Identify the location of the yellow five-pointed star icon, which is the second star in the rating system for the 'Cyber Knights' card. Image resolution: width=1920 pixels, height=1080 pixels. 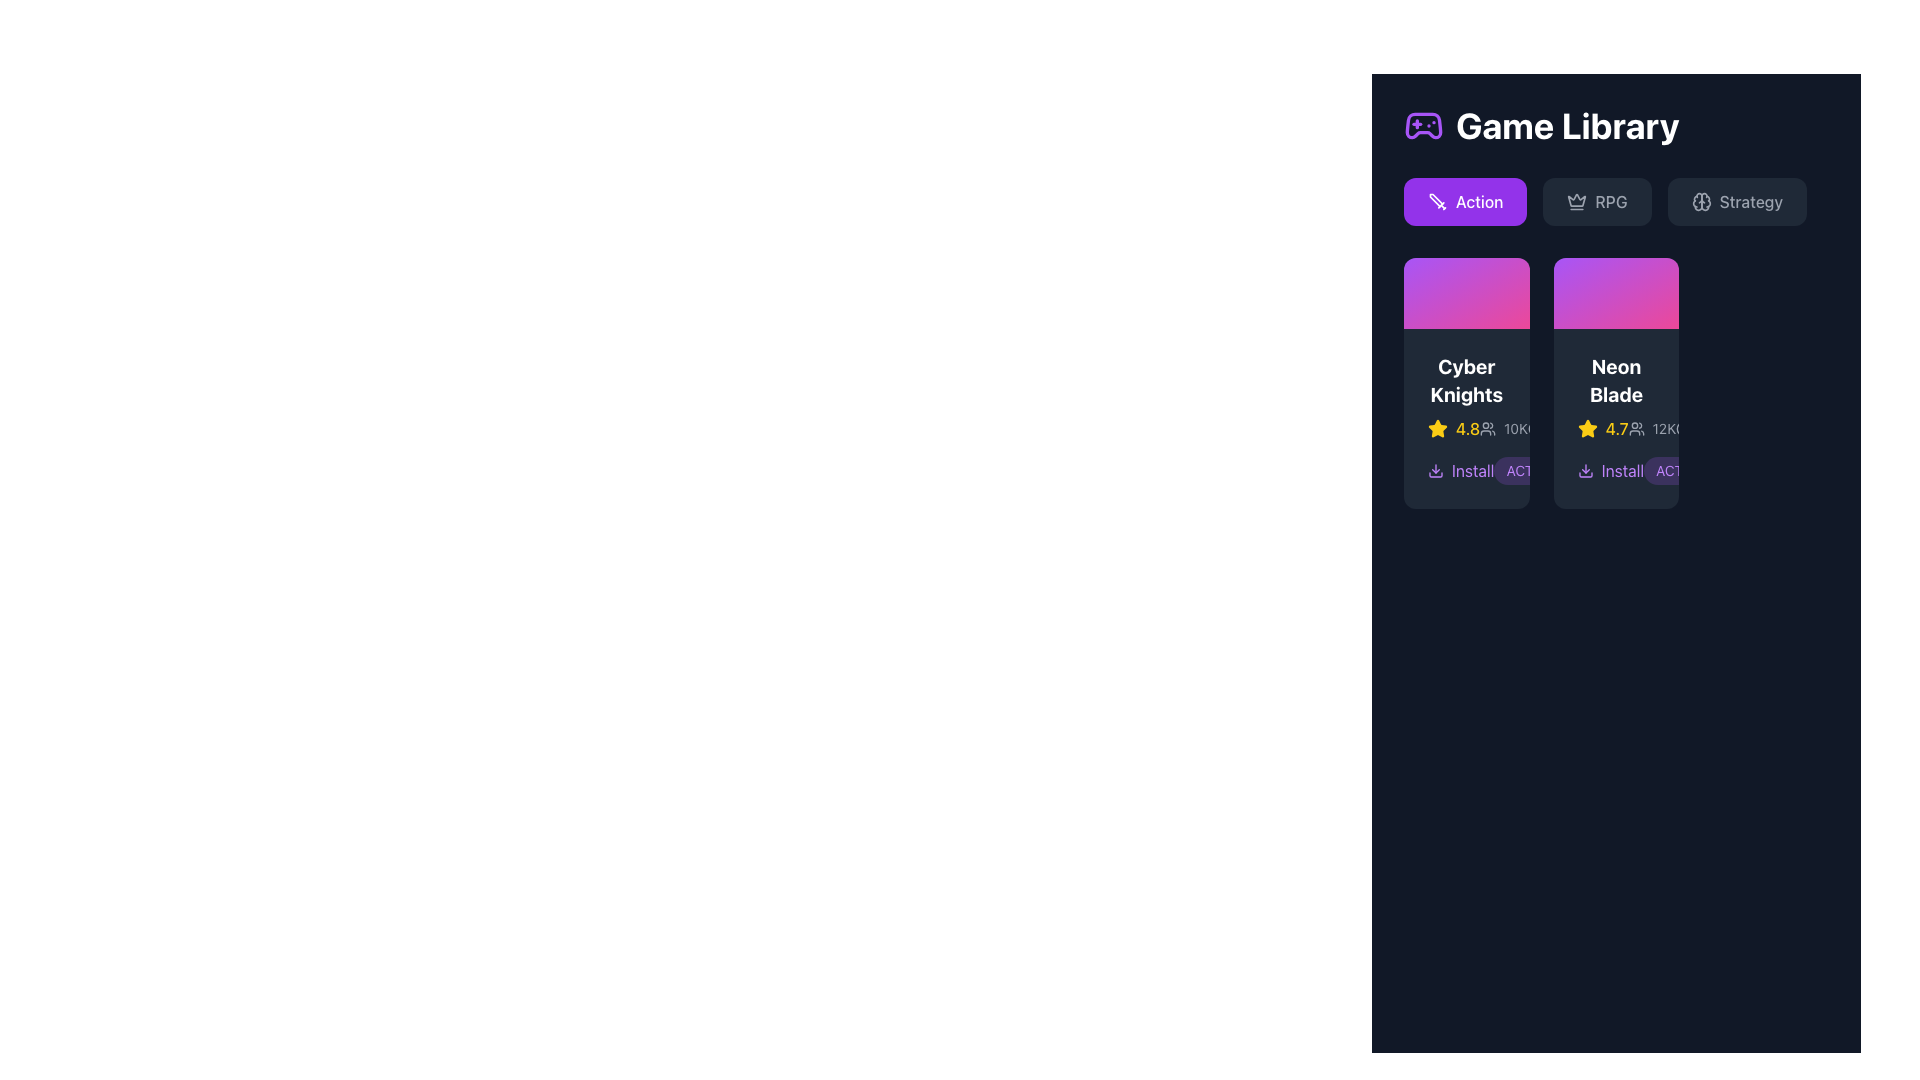
(1586, 427).